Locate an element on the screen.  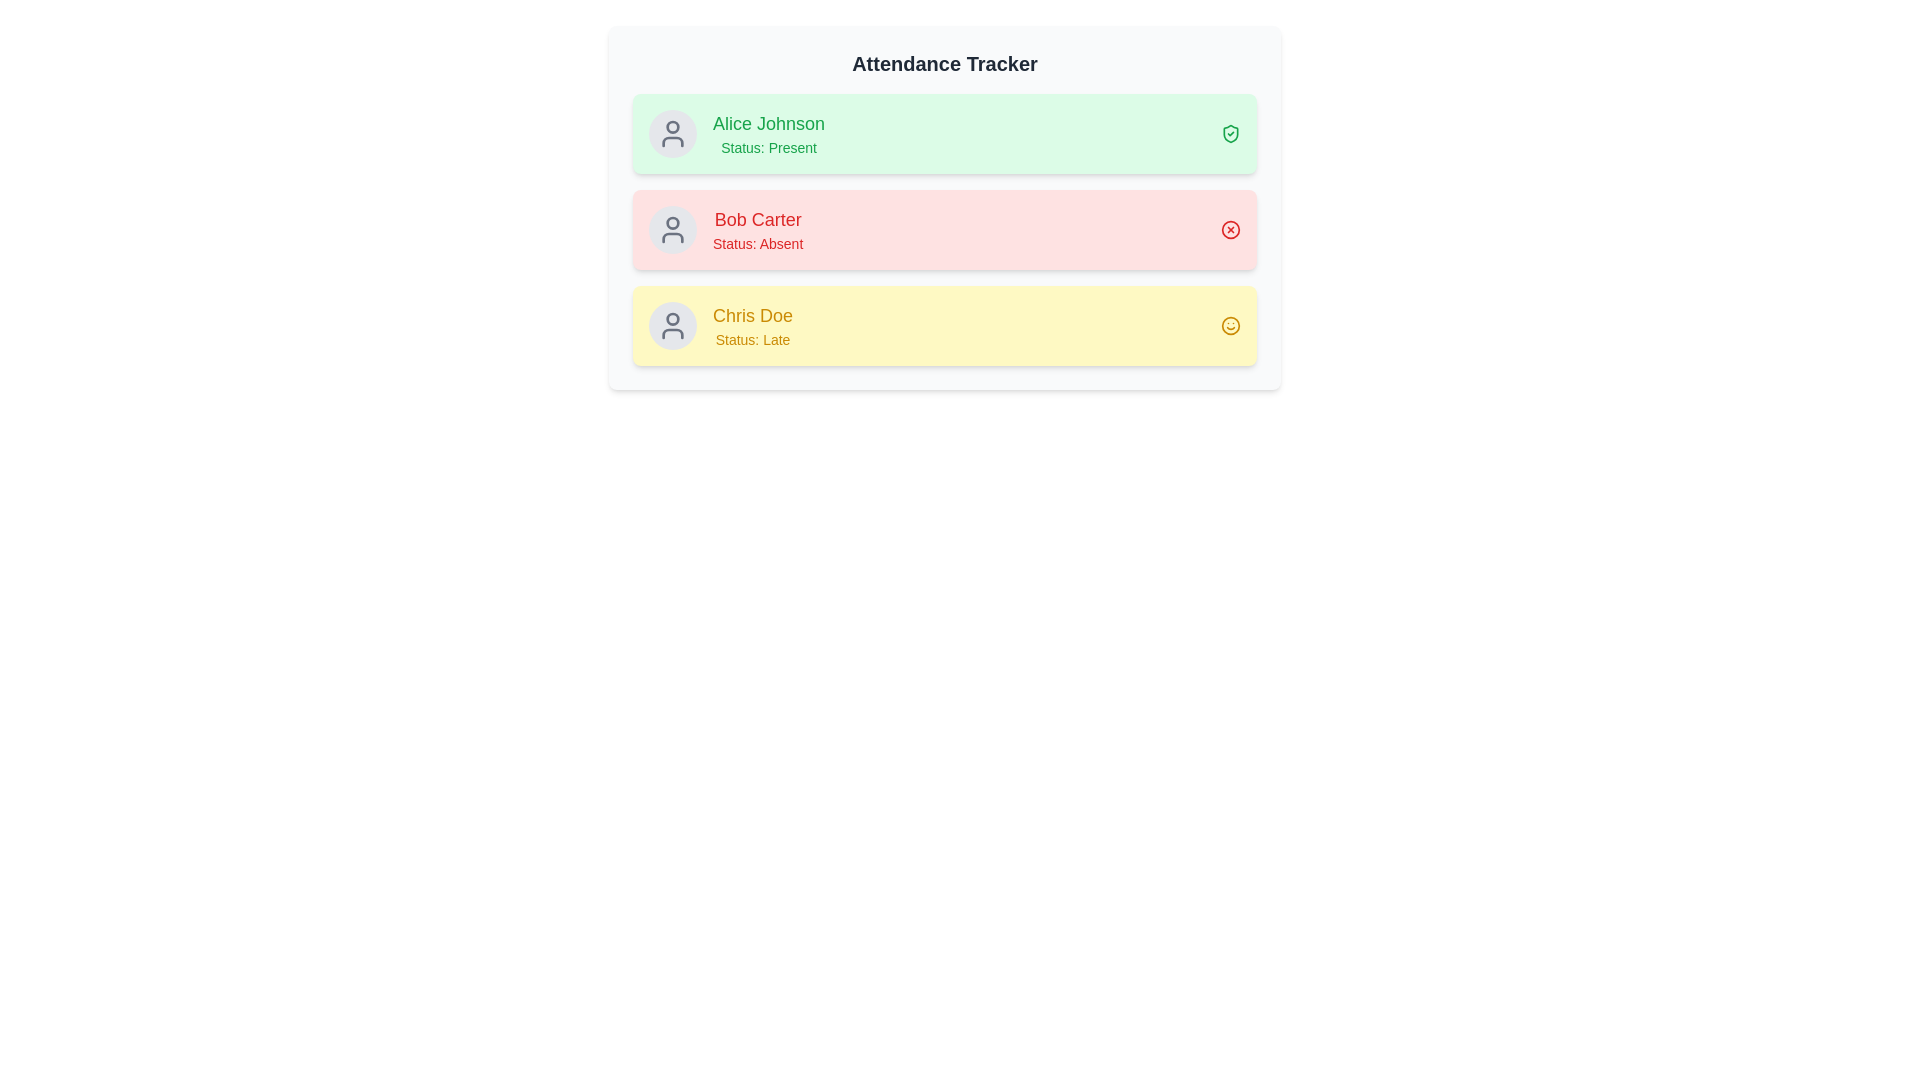
the user profile icon, which is an SVG-based representation of a user with a circular head and semi-oval body, located within a rounded square button in the yellow section of the 'Attendance Tracker' interface for 'Chris Doe' is located at coordinates (672, 325).